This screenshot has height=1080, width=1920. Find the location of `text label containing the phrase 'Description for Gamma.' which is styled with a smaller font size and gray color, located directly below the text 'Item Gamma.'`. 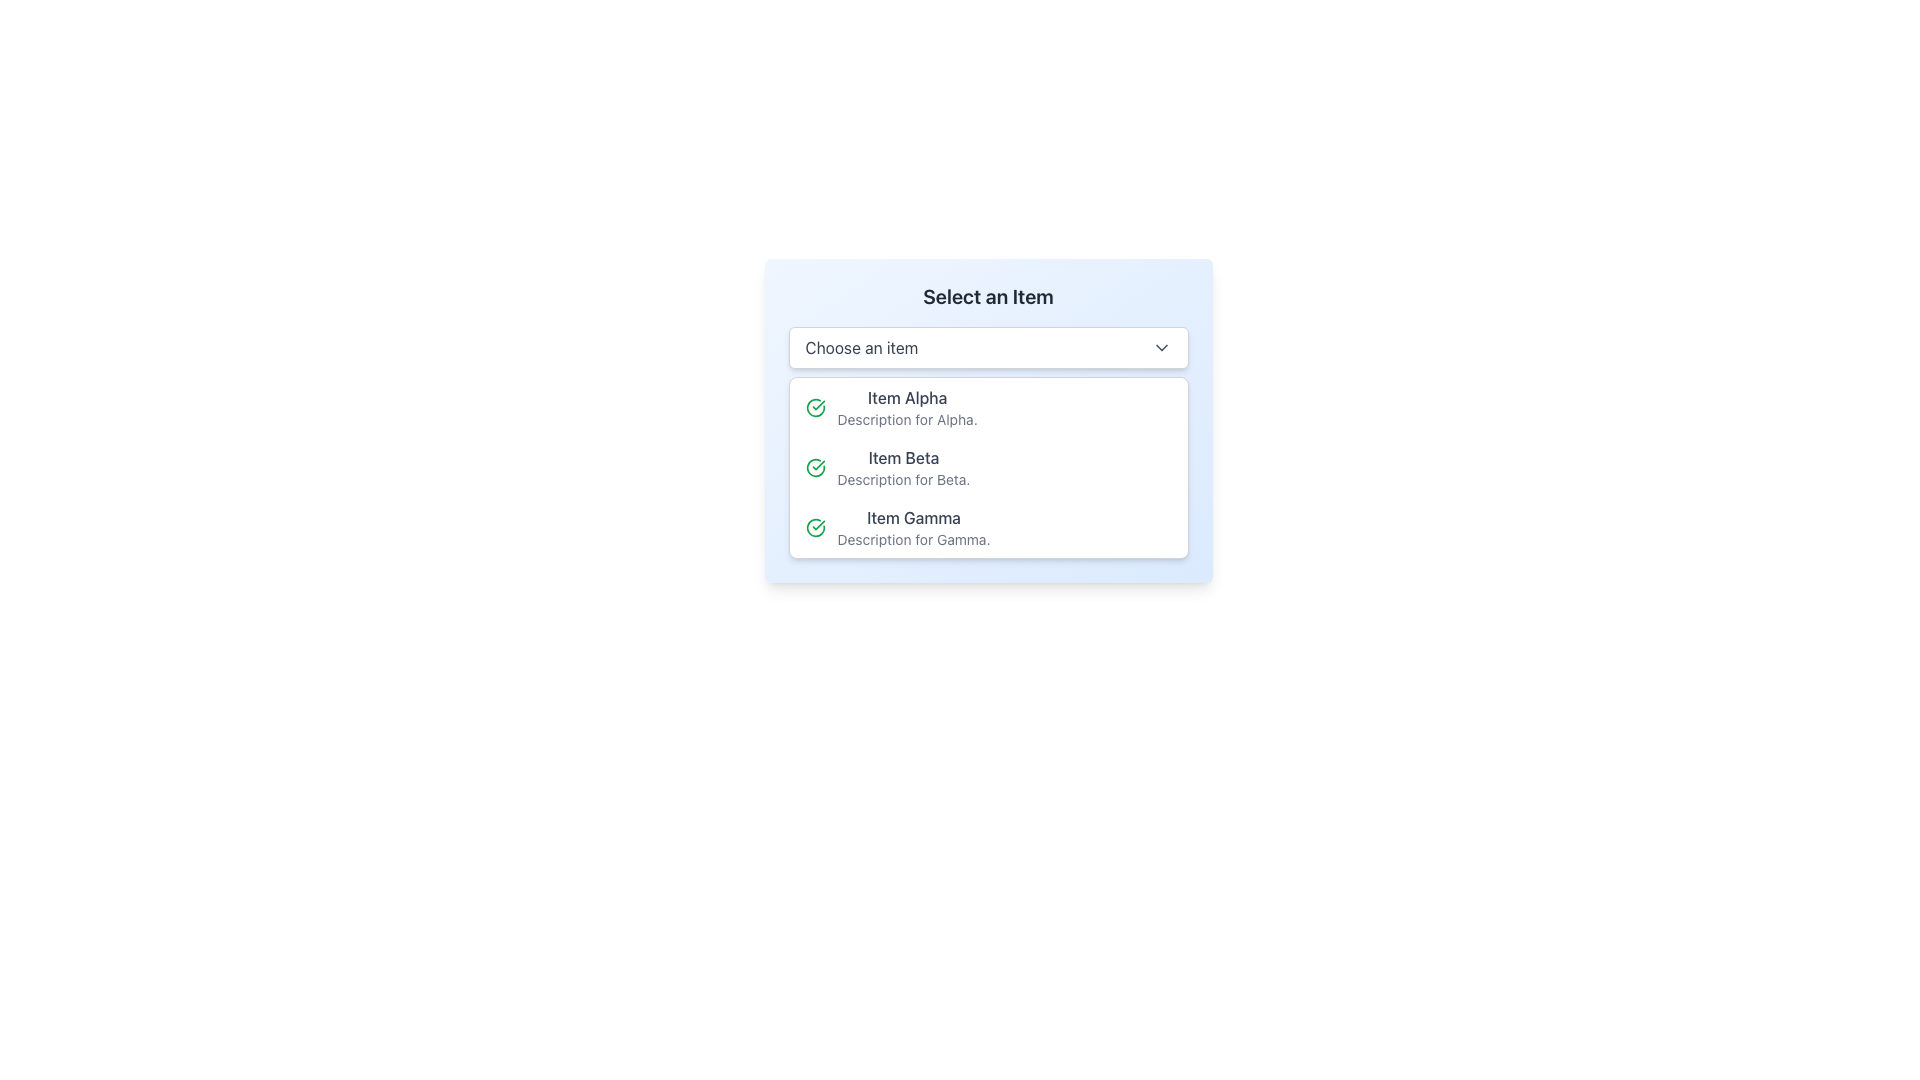

text label containing the phrase 'Description for Gamma.' which is styled with a smaller font size and gray color, located directly below the text 'Item Gamma.' is located at coordinates (912, 540).